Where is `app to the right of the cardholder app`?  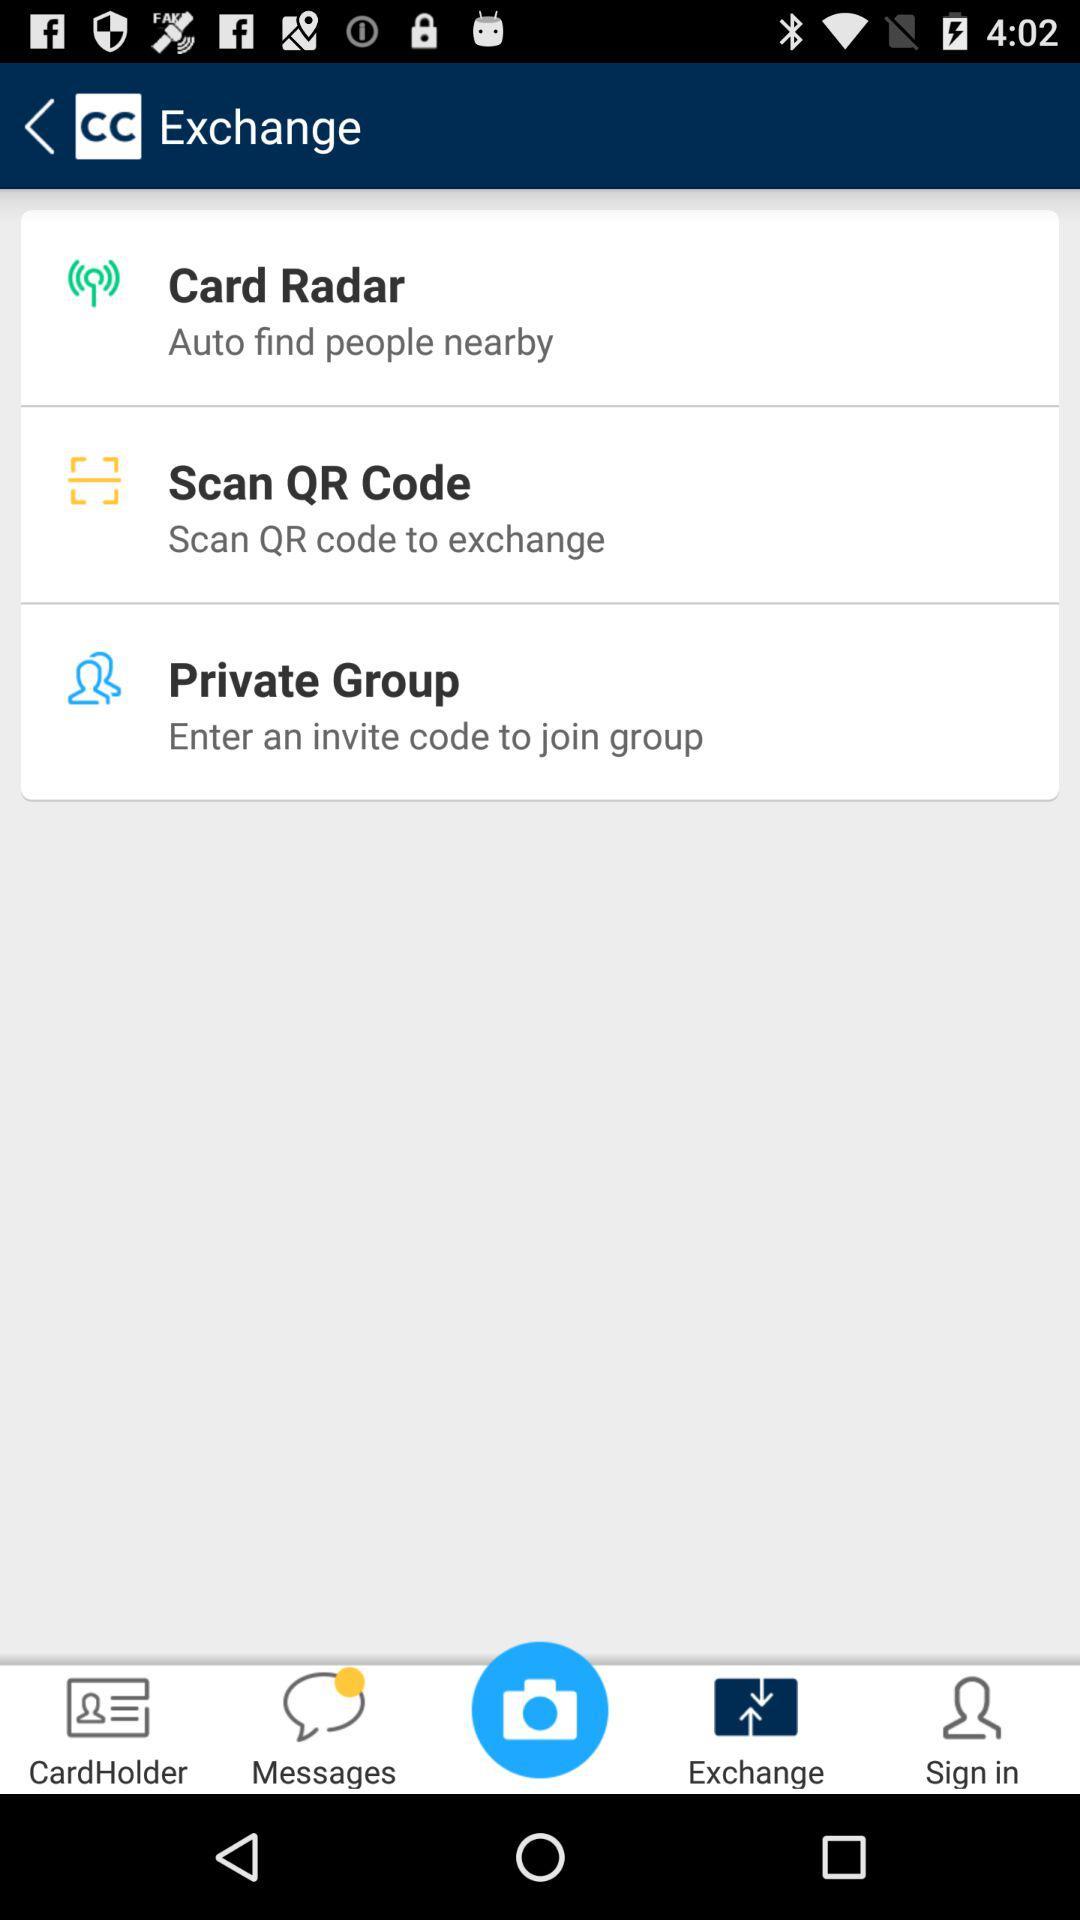
app to the right of the cardholder app is located at coordinates (323, 1726).